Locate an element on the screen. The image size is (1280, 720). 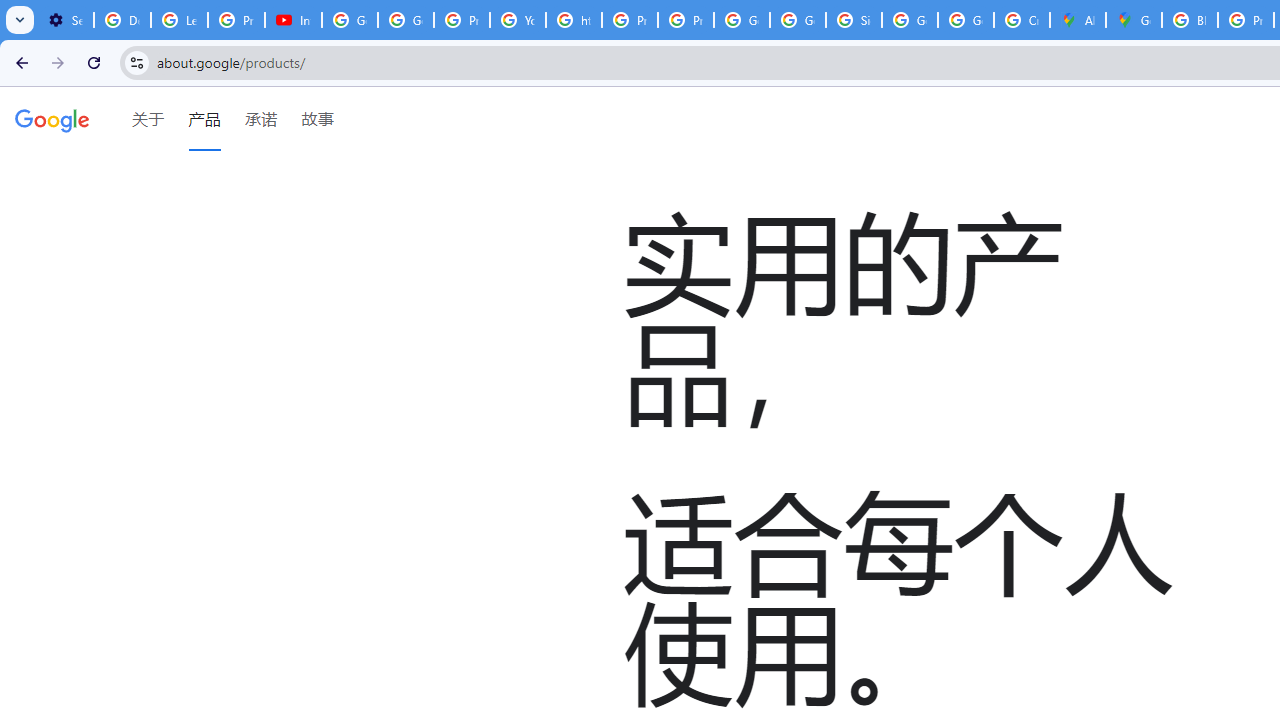
'Learn how to find your photos - Google Photos Help' is located at coordinates (179, 20).